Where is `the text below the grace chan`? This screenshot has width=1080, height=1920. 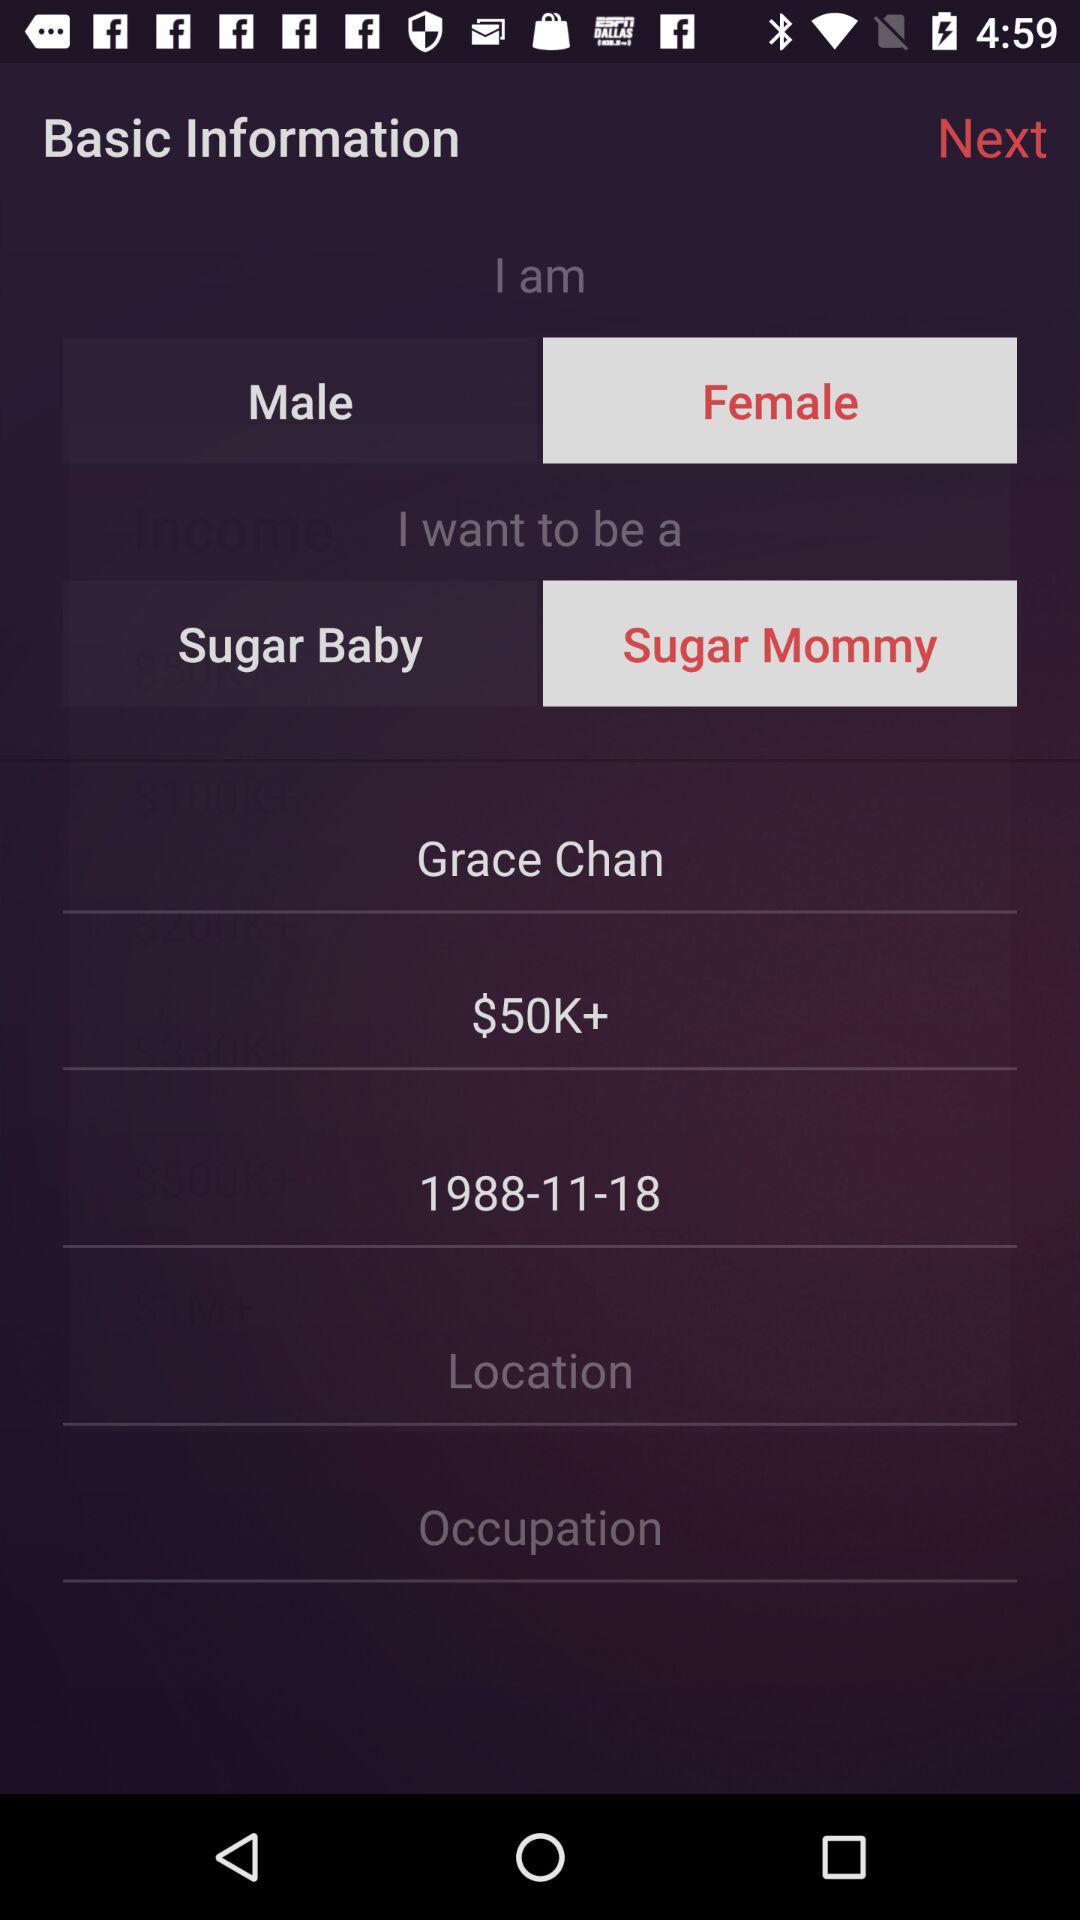
the text below the grace chan is located at coordinates (540, 993).